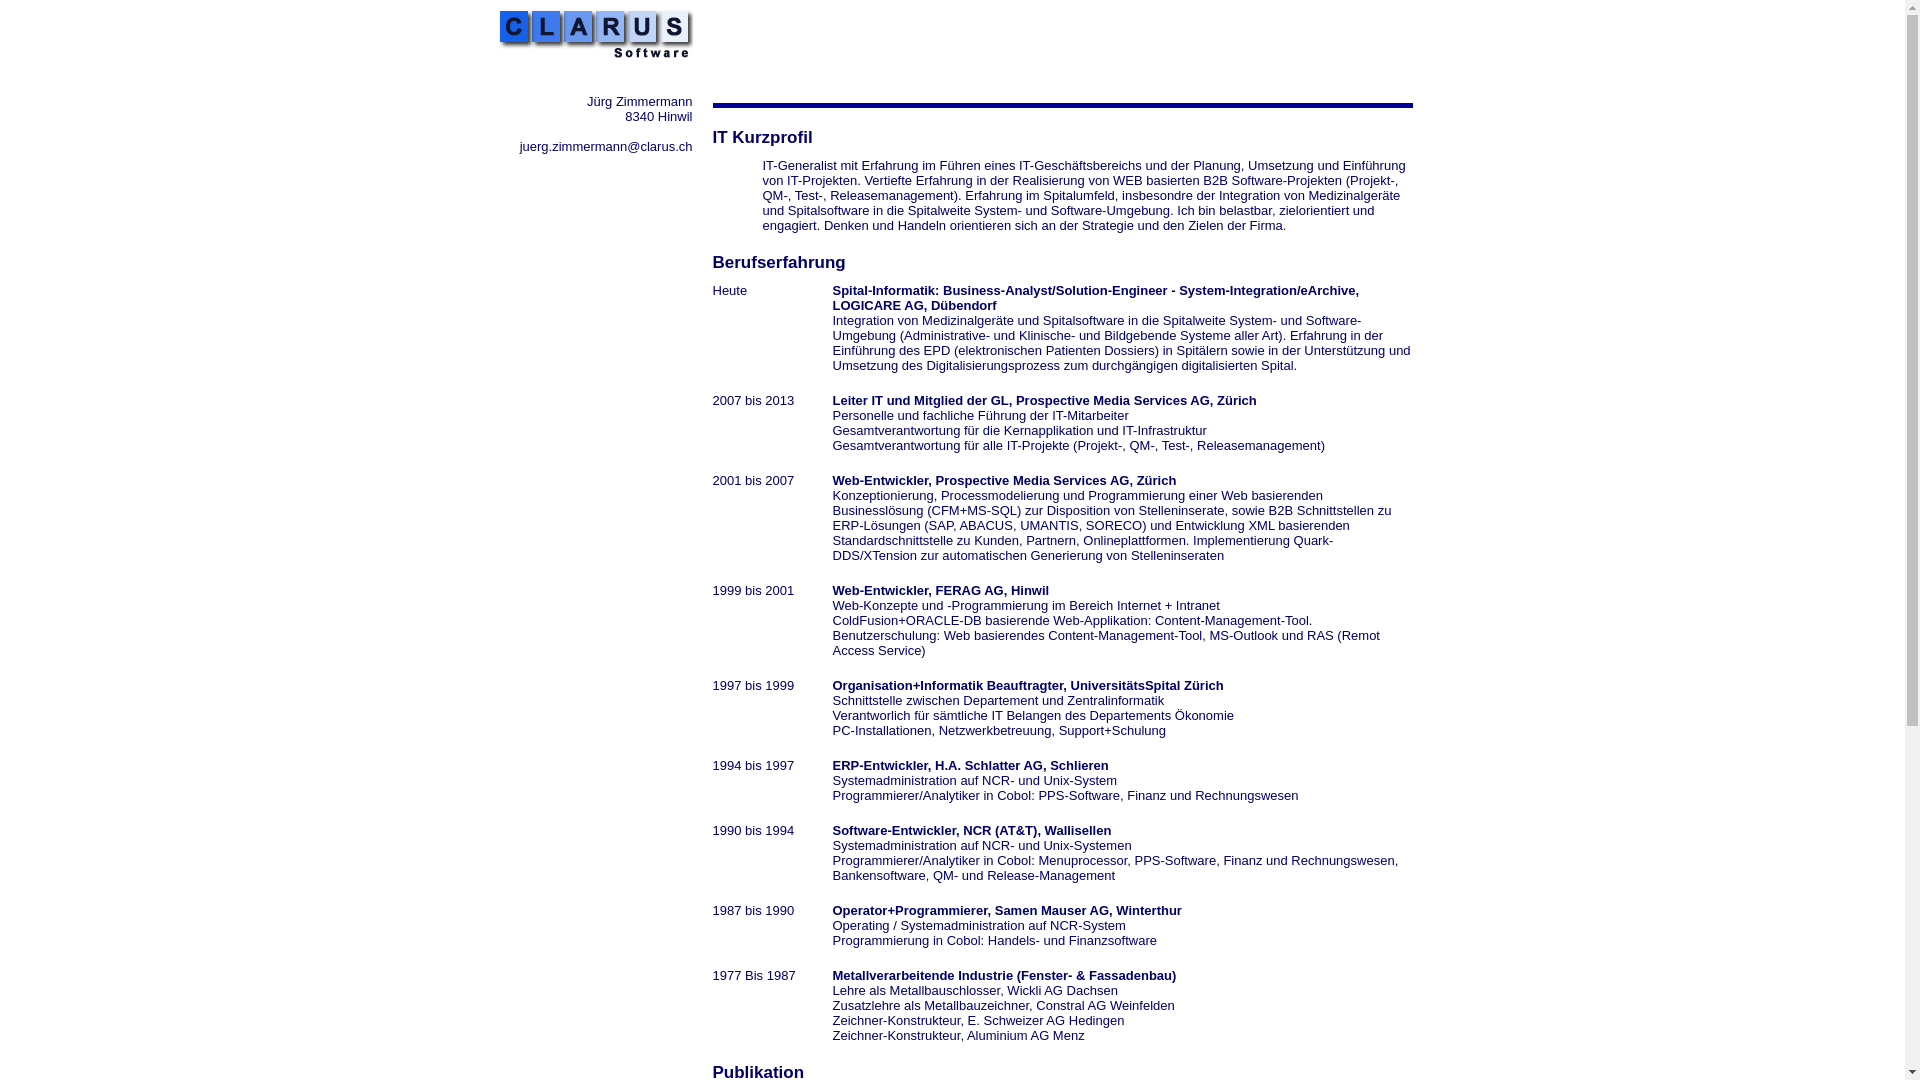 Image resolution: width=1920 pixels, height=1080 pixels. Describe the element at coordinates (605, 145) in the screenshot. I see `'juerg.zimmermann@clarus.ch'` at that location.